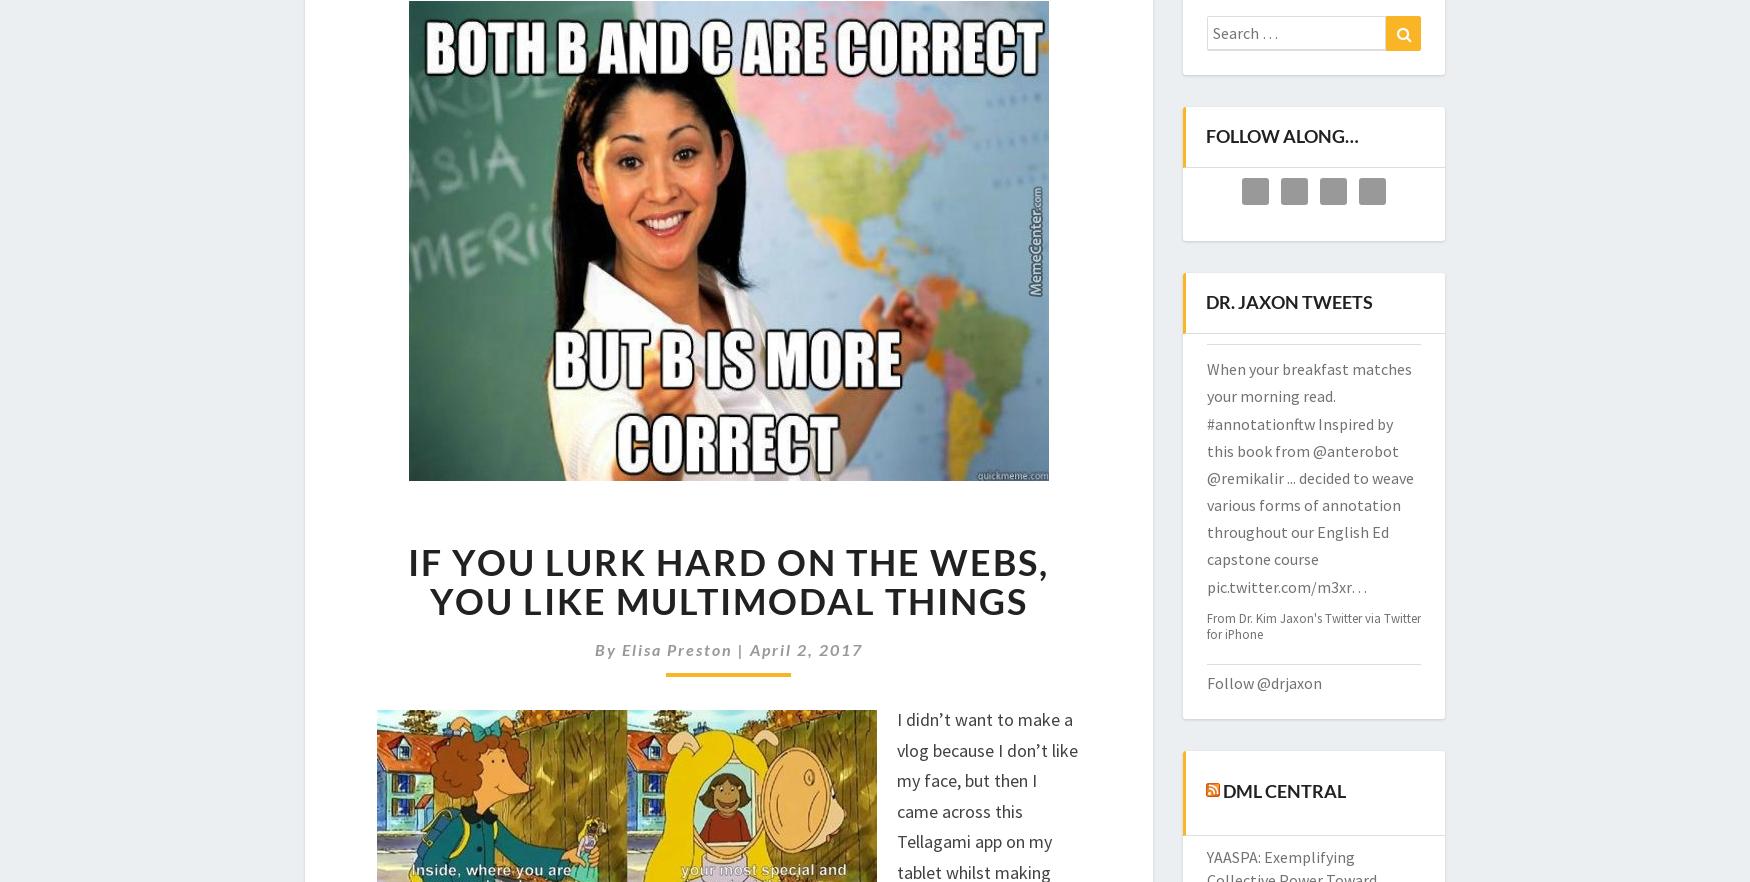  What do you see at coordinates (1305, 396) in the screenshot?
I see `'Made it through fall 2022. All my gratitude to students and incredible colleagues.'` at bounding box center [1305, 396].